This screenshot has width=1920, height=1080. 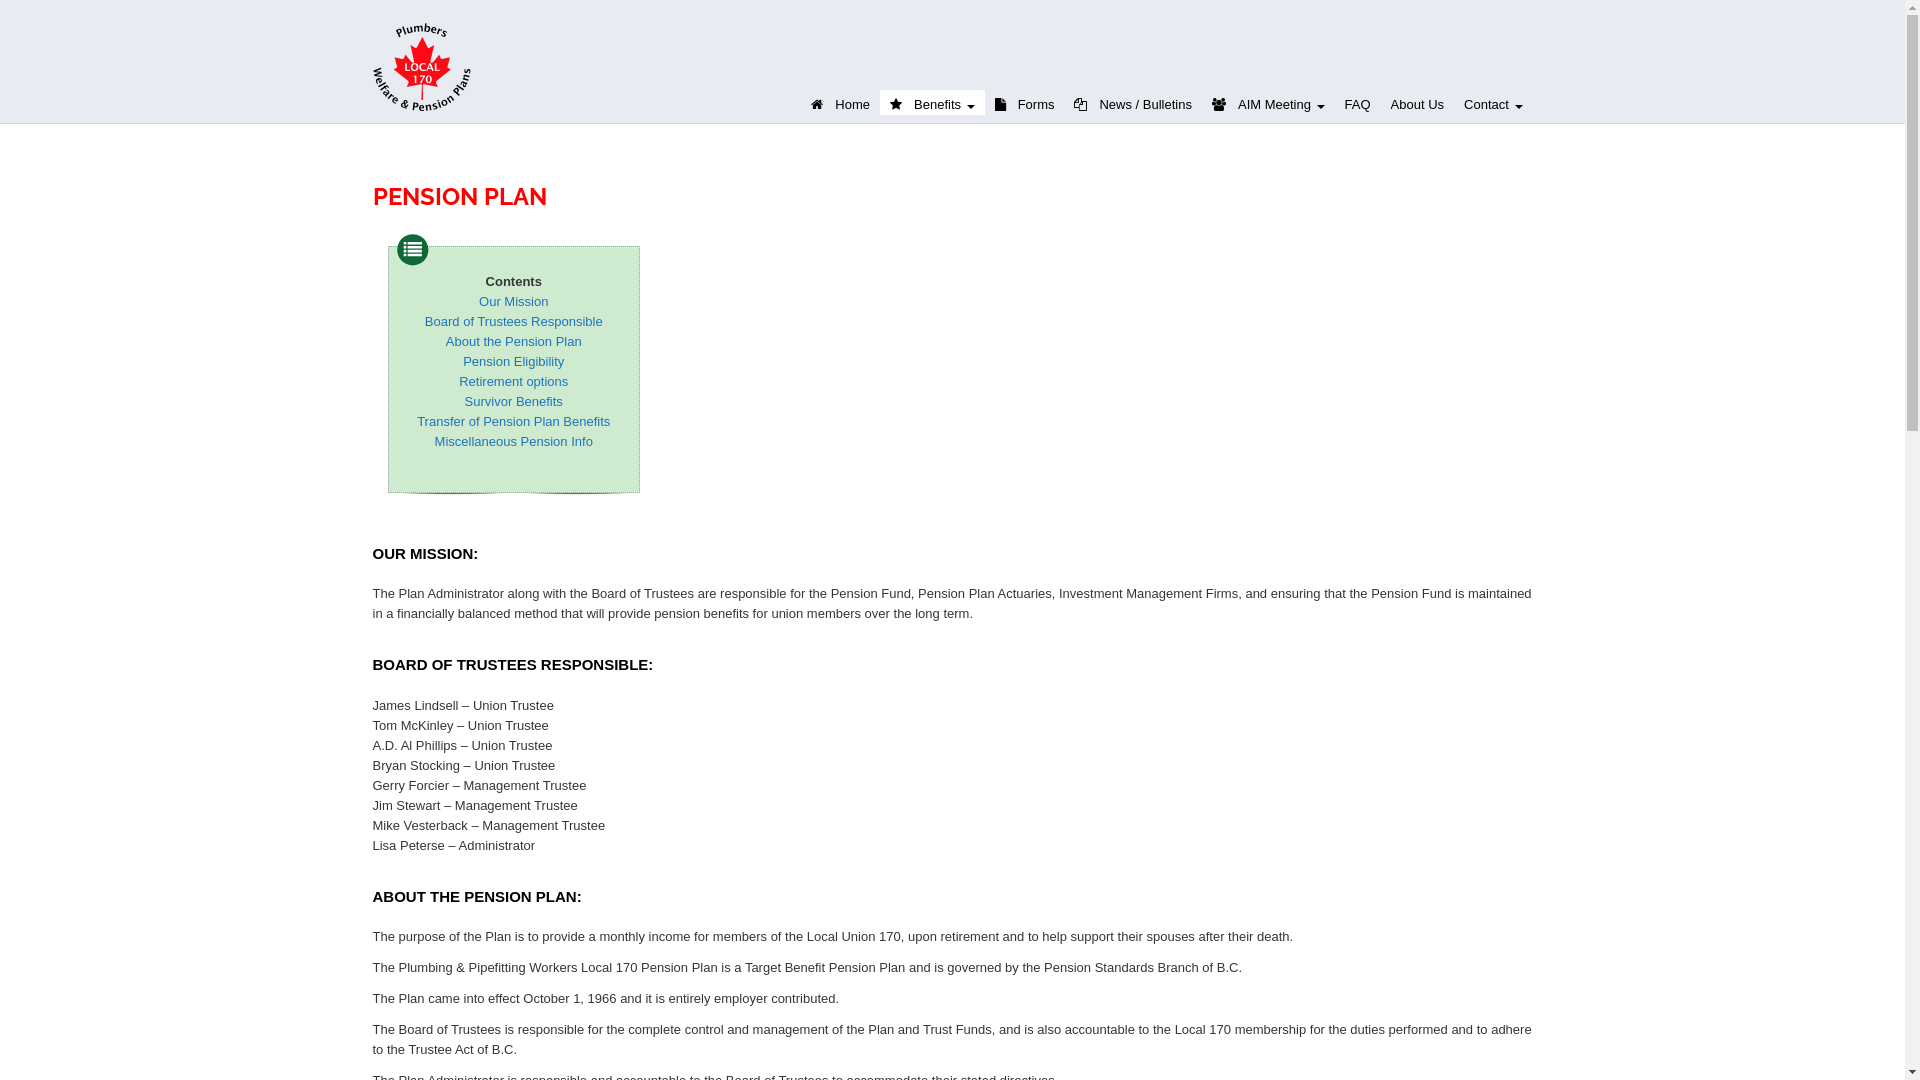 What do you see at coordinates (931, 102) in the screenshot?
I see `'Benefits'` at bounding box center [931, 102].